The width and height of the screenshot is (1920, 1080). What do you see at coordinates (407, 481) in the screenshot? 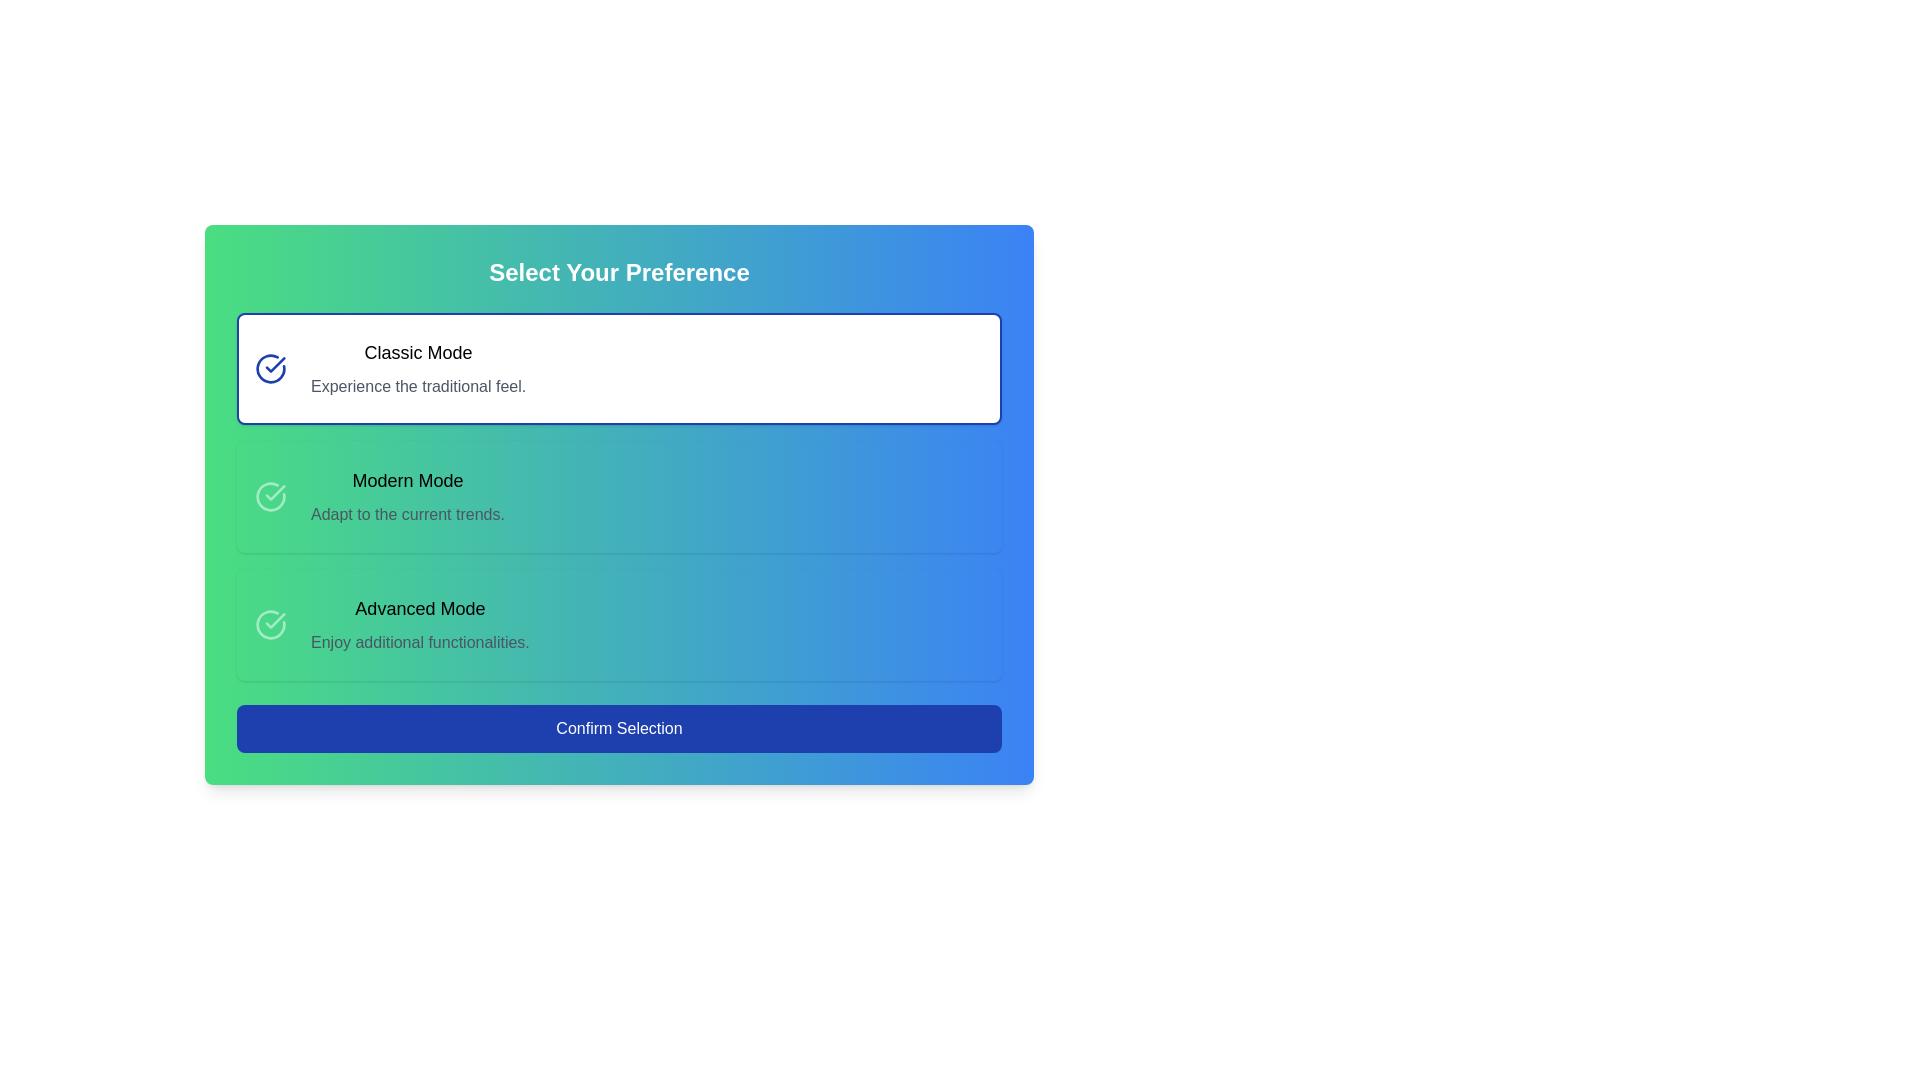
I see `text label reading 'Modern Mode' which is displayed in bold black font on a gradient green-blue background` at bounding box center [407, 481].